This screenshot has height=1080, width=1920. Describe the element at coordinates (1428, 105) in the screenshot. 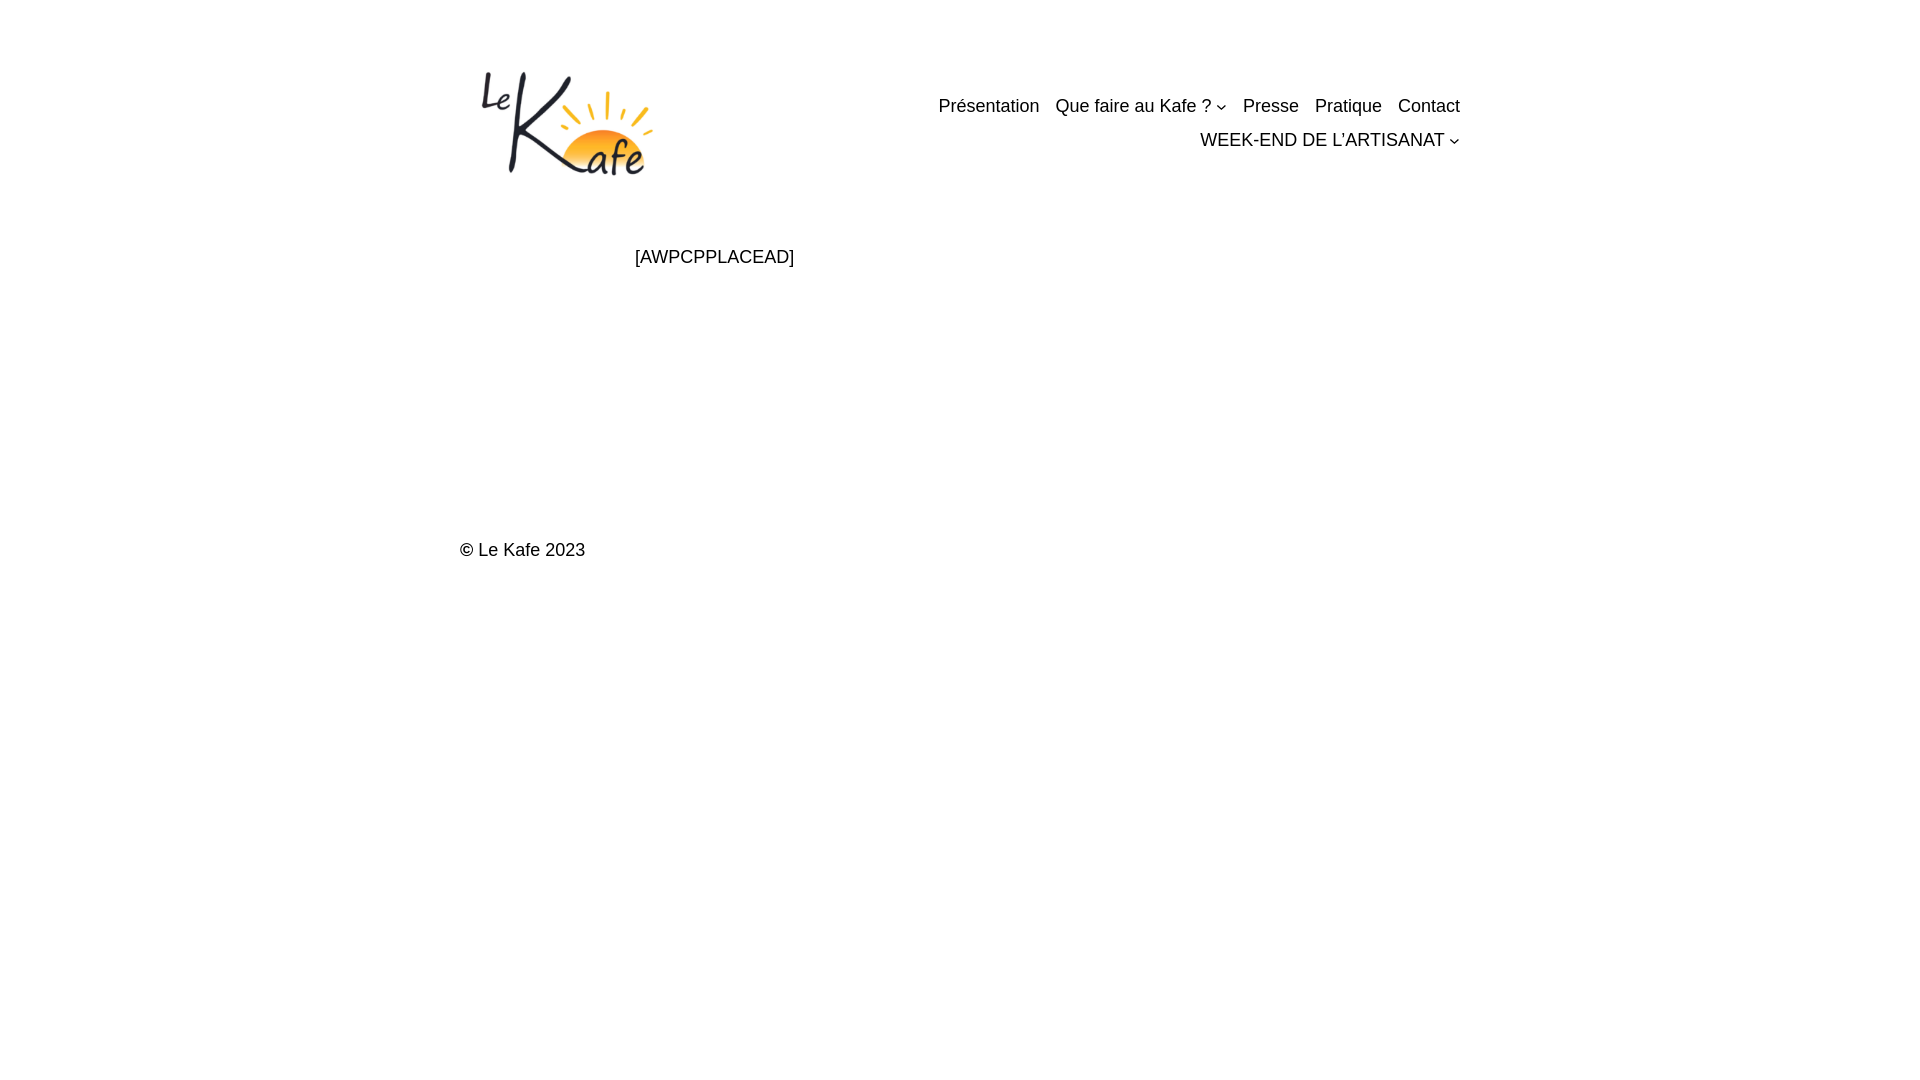

I see `'Contact'` at that location.